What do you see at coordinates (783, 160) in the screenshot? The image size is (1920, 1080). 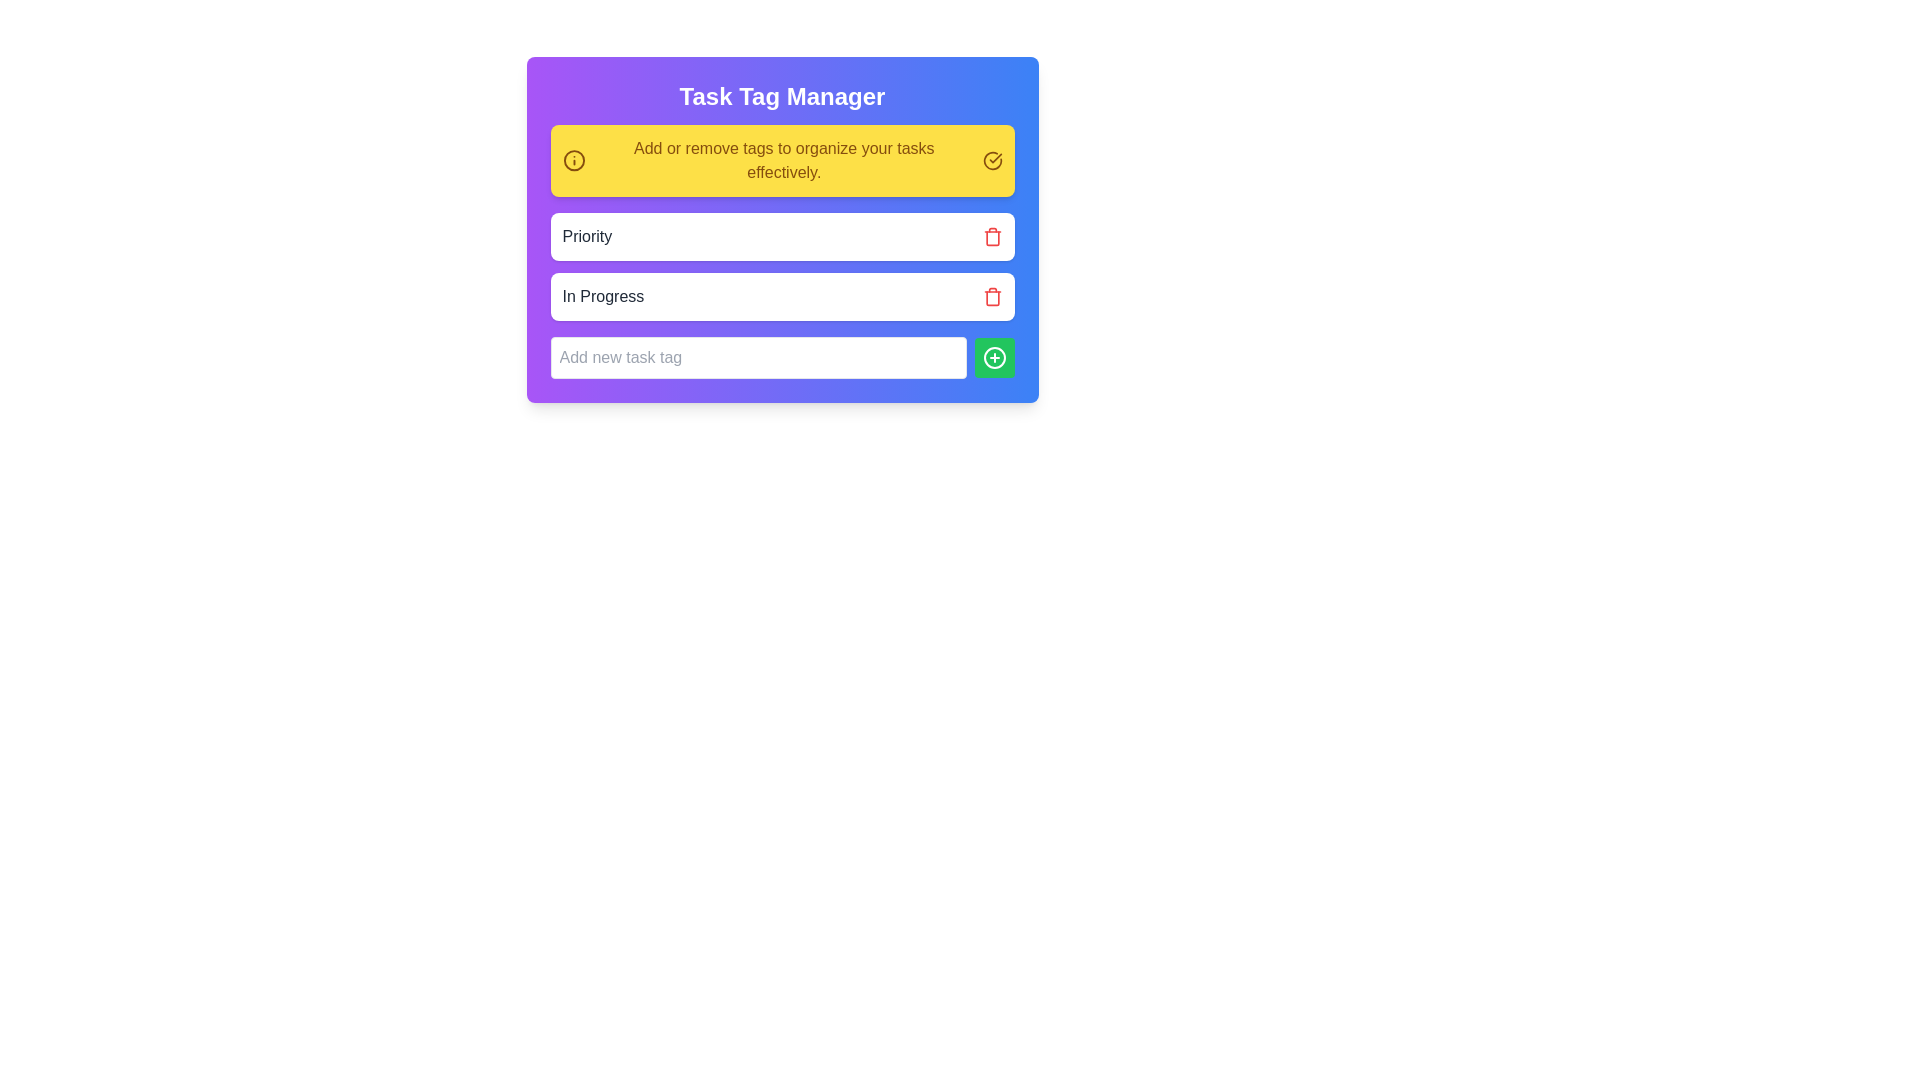 I see `the static text element that provides guidance on managing tags for tasks, located in the 'Task Tag Manager' panel` at bounding box center [783, 160].